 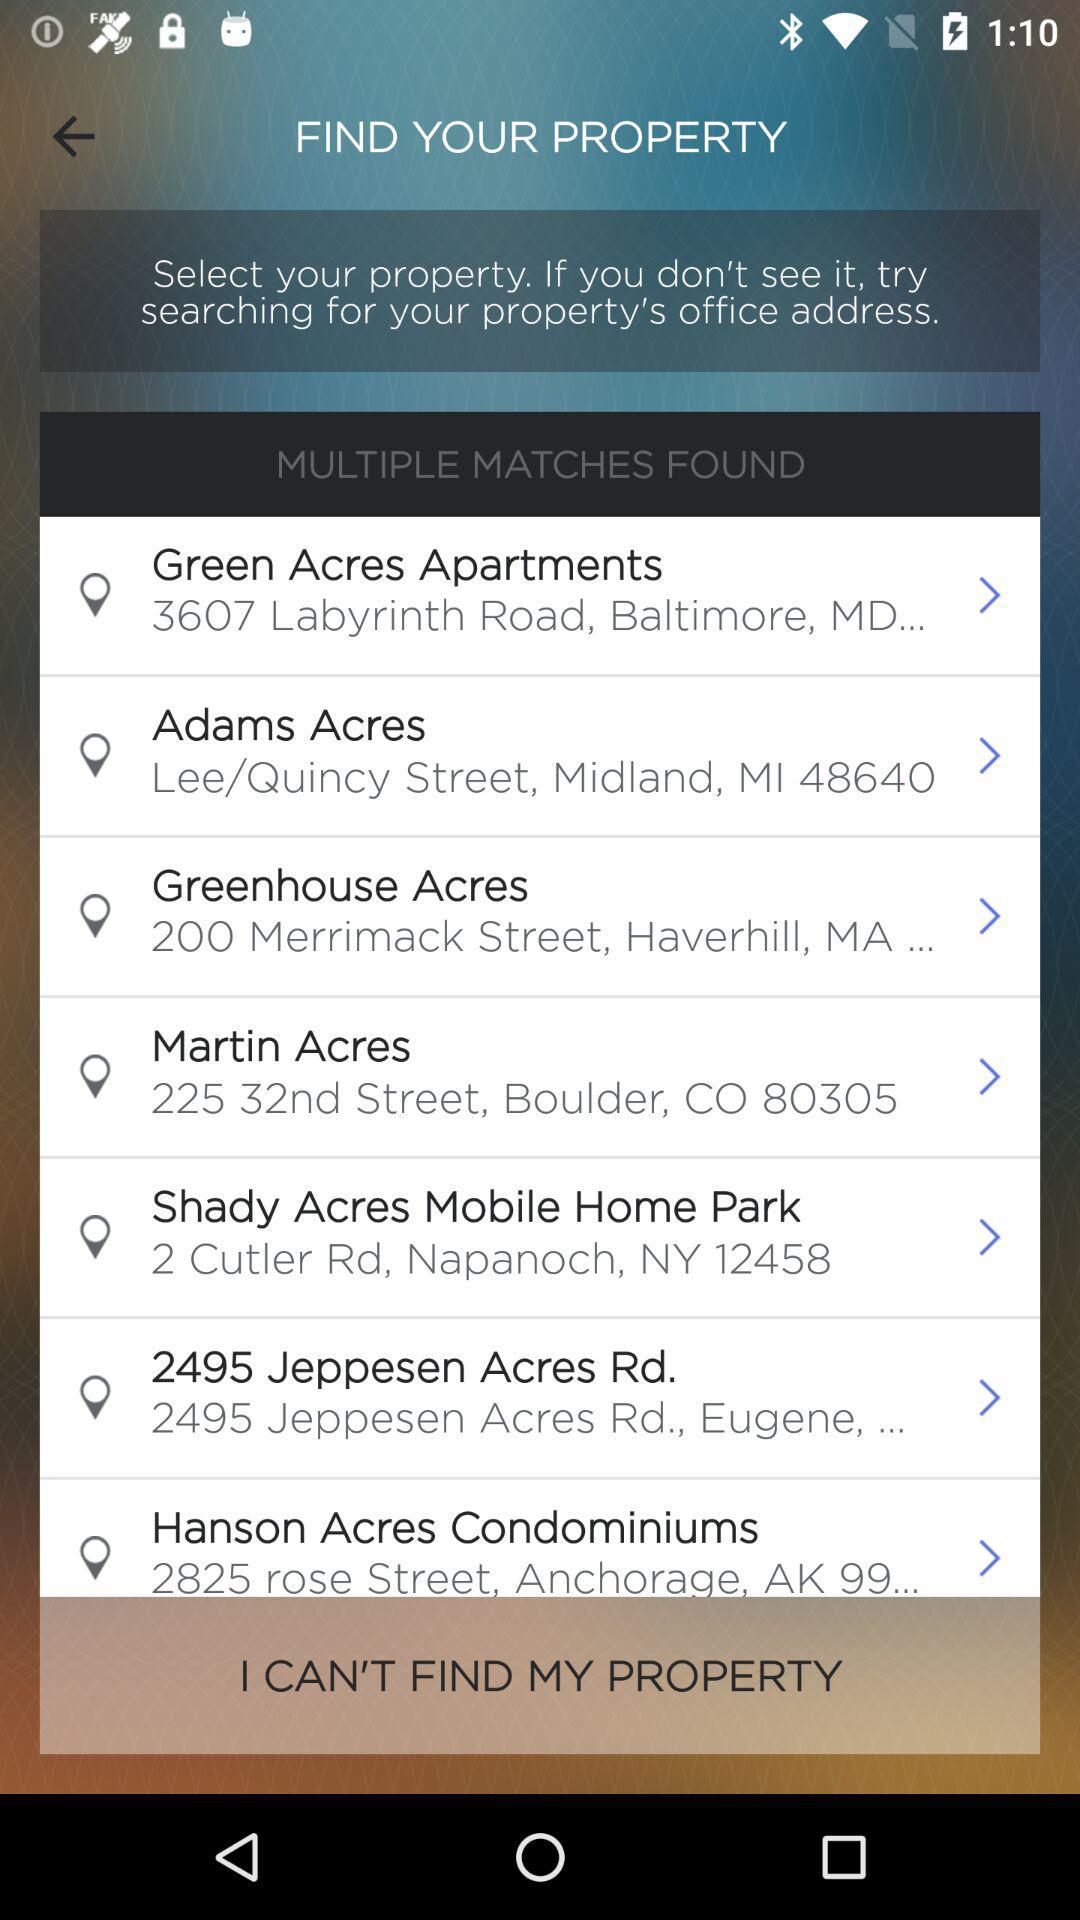 I want to click on adams acres, so click(x=288, y=723).